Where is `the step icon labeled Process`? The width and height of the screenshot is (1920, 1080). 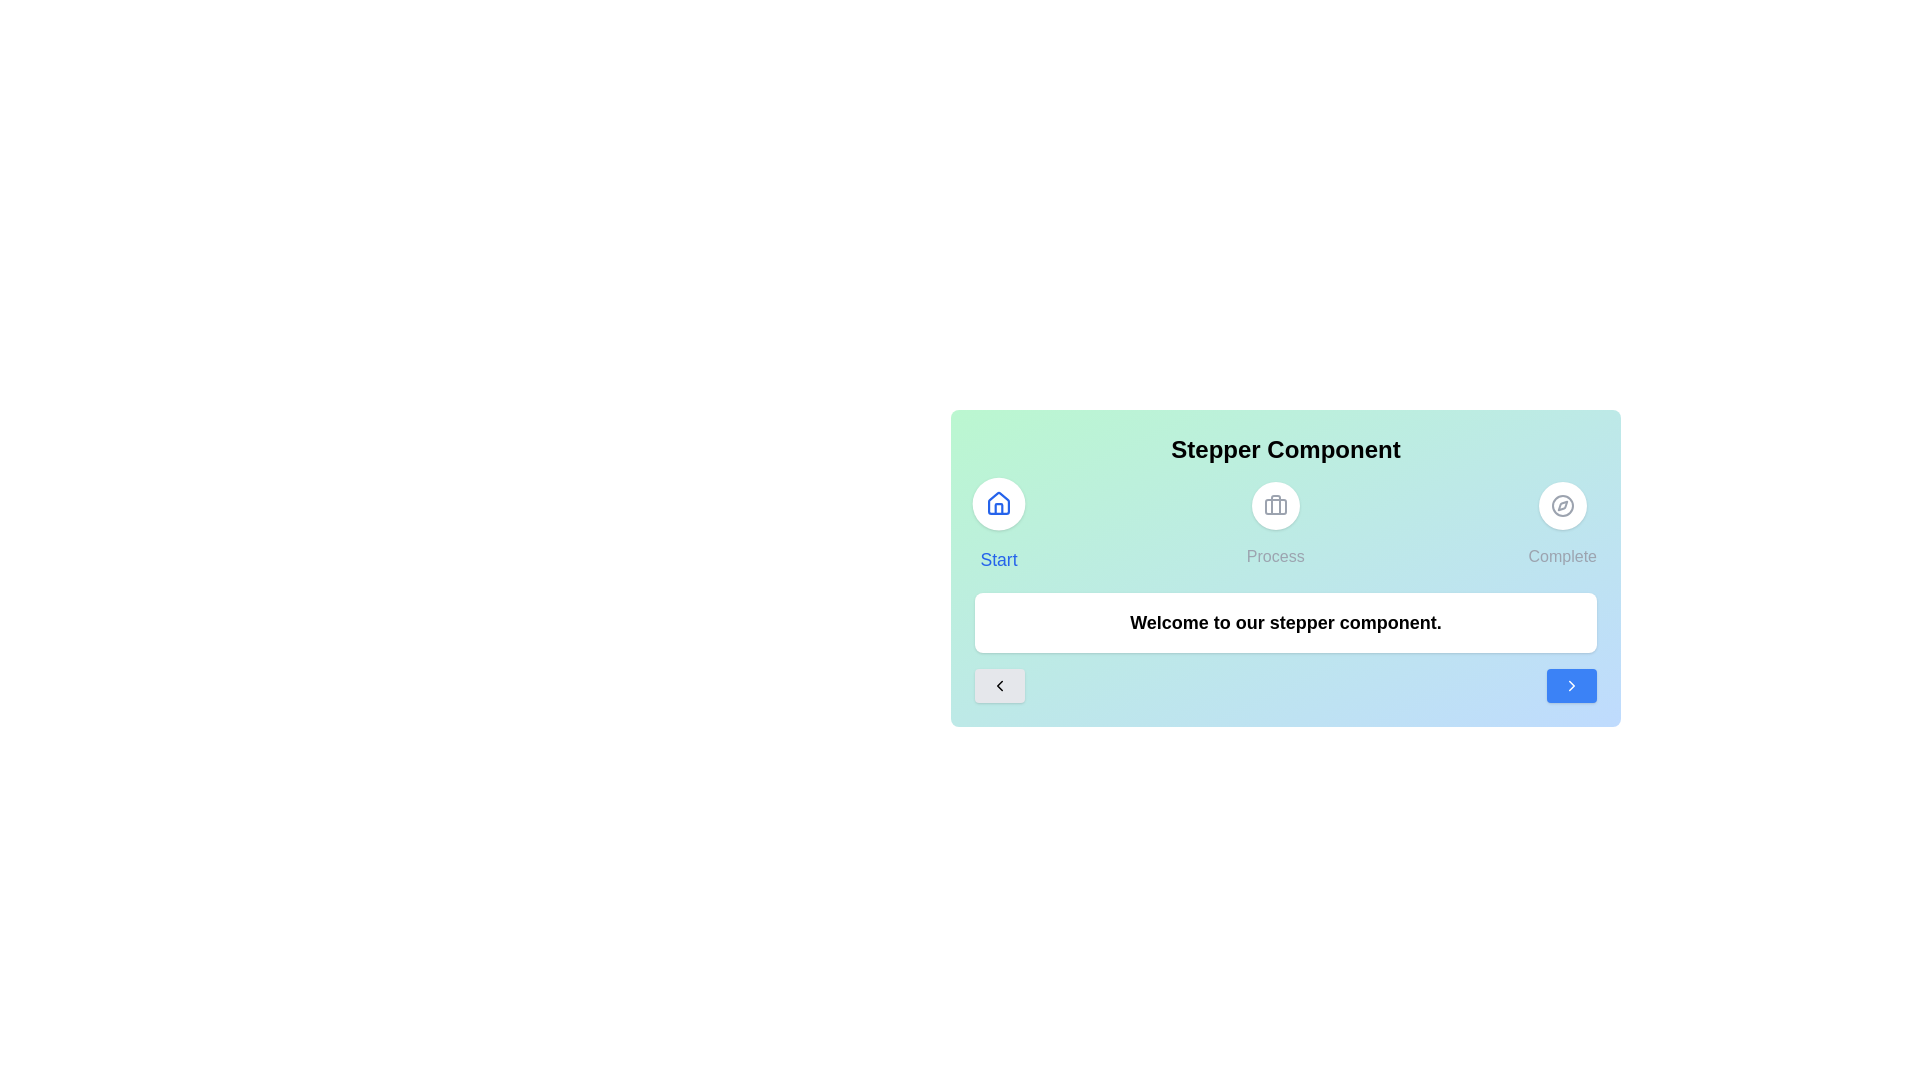 the step icon labeled Process is located at coordinates (1274, 523).